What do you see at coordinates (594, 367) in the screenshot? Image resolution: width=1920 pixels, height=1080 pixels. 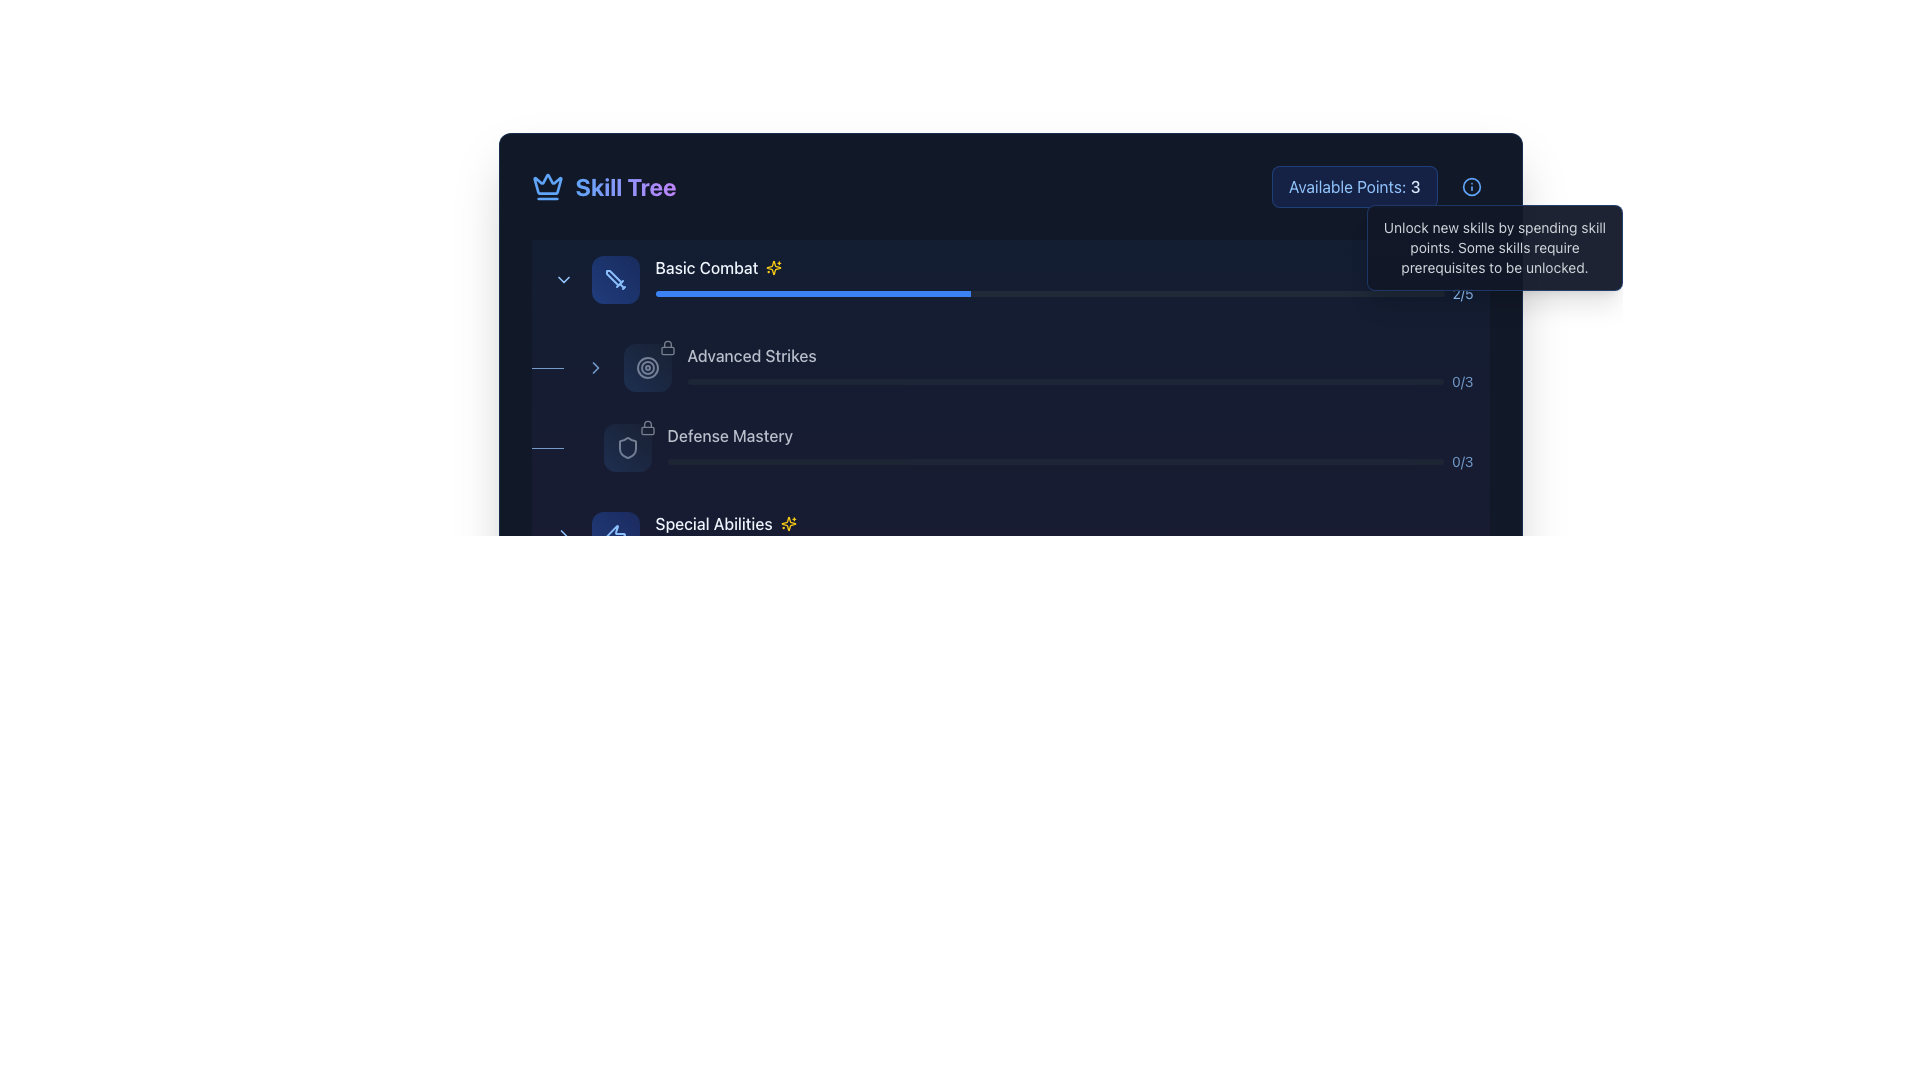 I see `the rightward-pointing chevron icon button located immediately to the left of the 'Advanced Strikes' label in the skill tree interface` at bounding box center [594, 367].